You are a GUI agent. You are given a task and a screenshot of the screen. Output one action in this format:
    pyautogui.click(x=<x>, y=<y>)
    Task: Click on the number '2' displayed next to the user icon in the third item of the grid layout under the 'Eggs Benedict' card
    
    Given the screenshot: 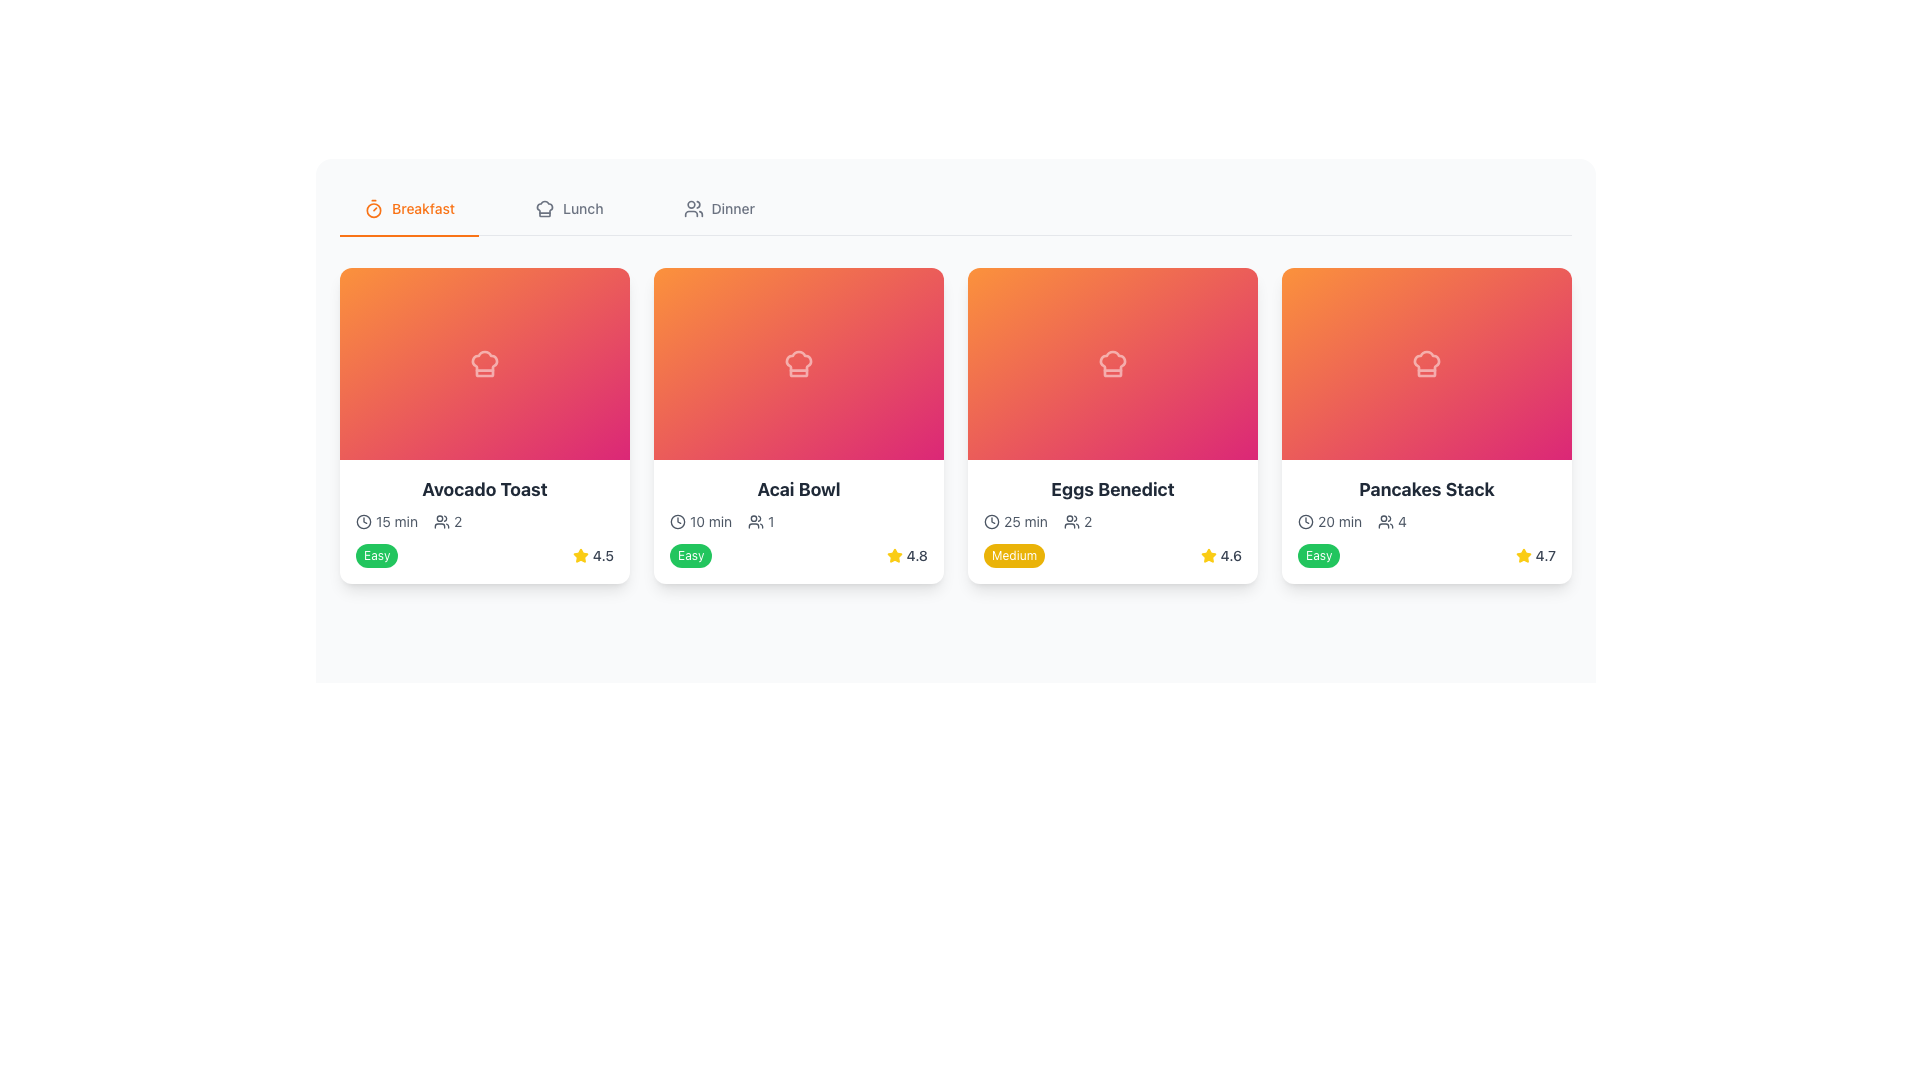 What is the action you would take?
    pyautogui.click(x=1077, y=520)
    